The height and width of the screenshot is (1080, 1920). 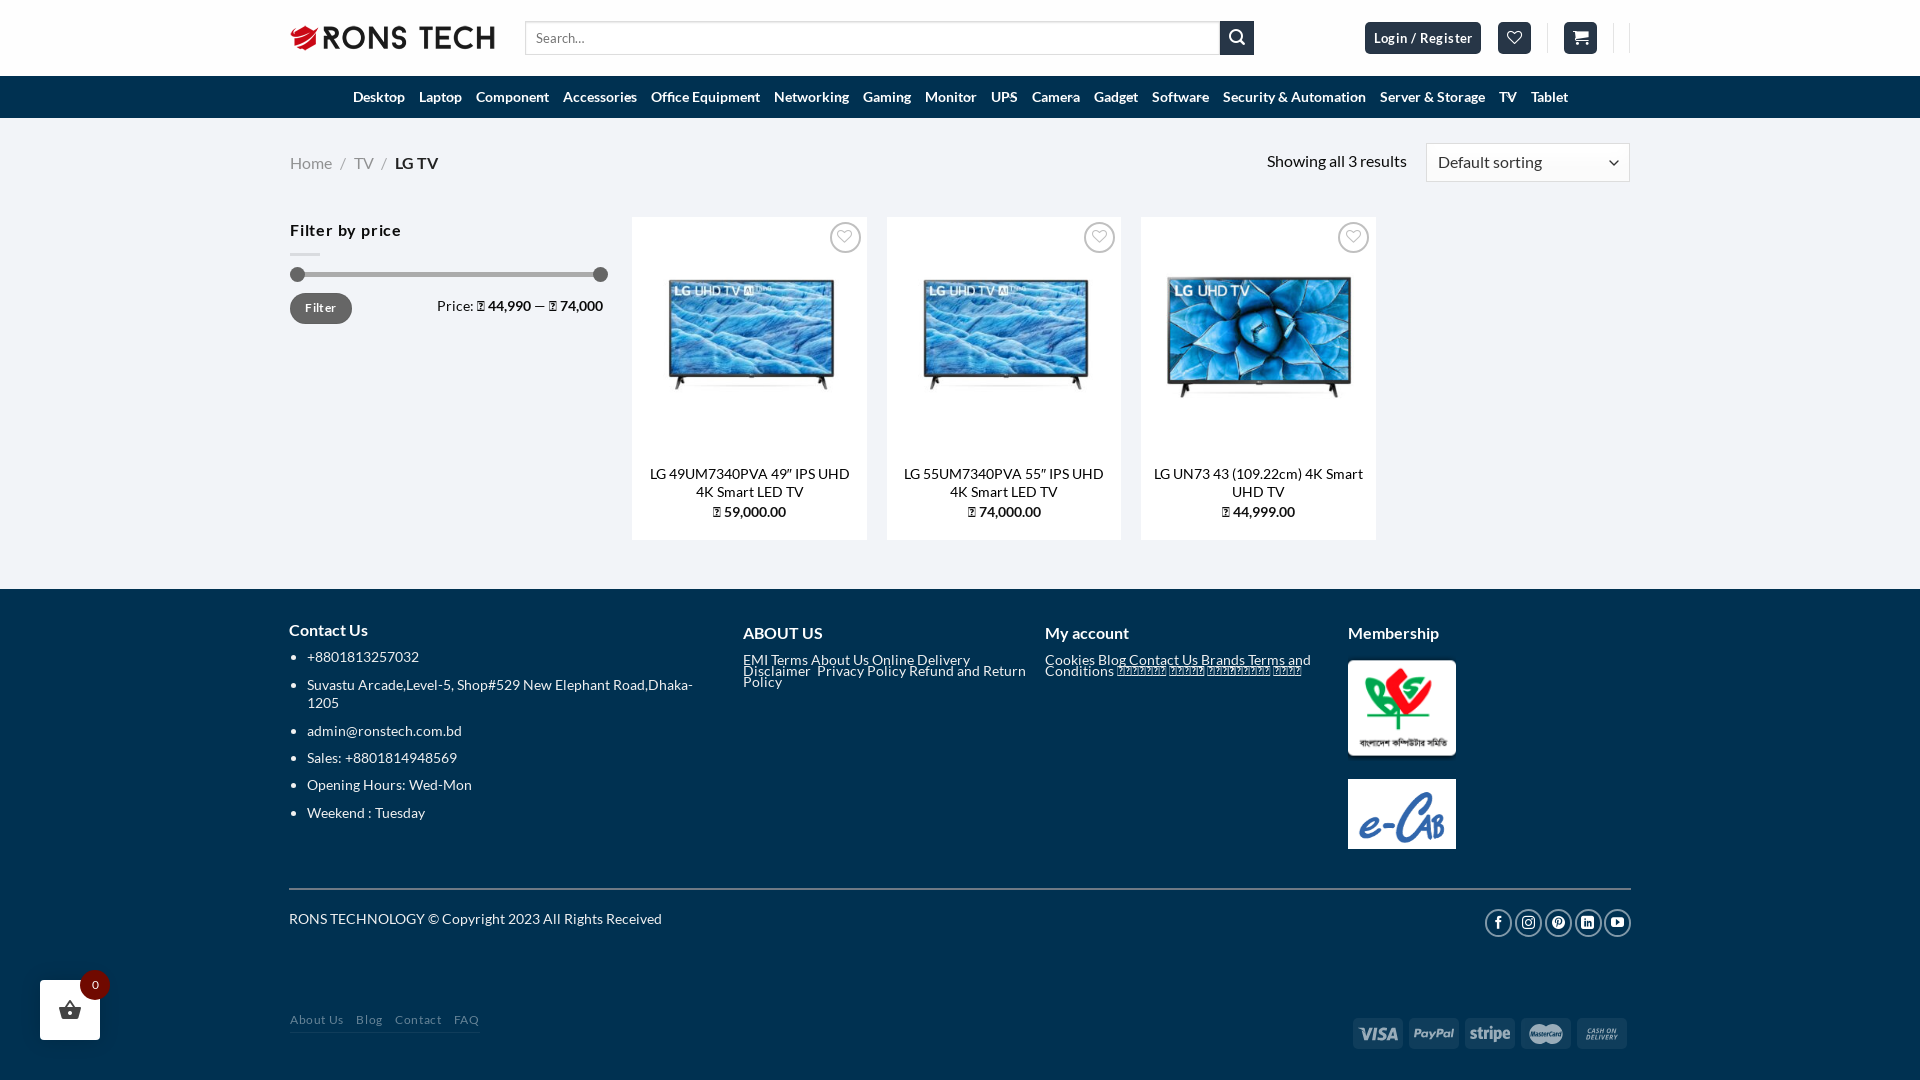 I want to click on 'Accessories', so click(x=599, y=96).